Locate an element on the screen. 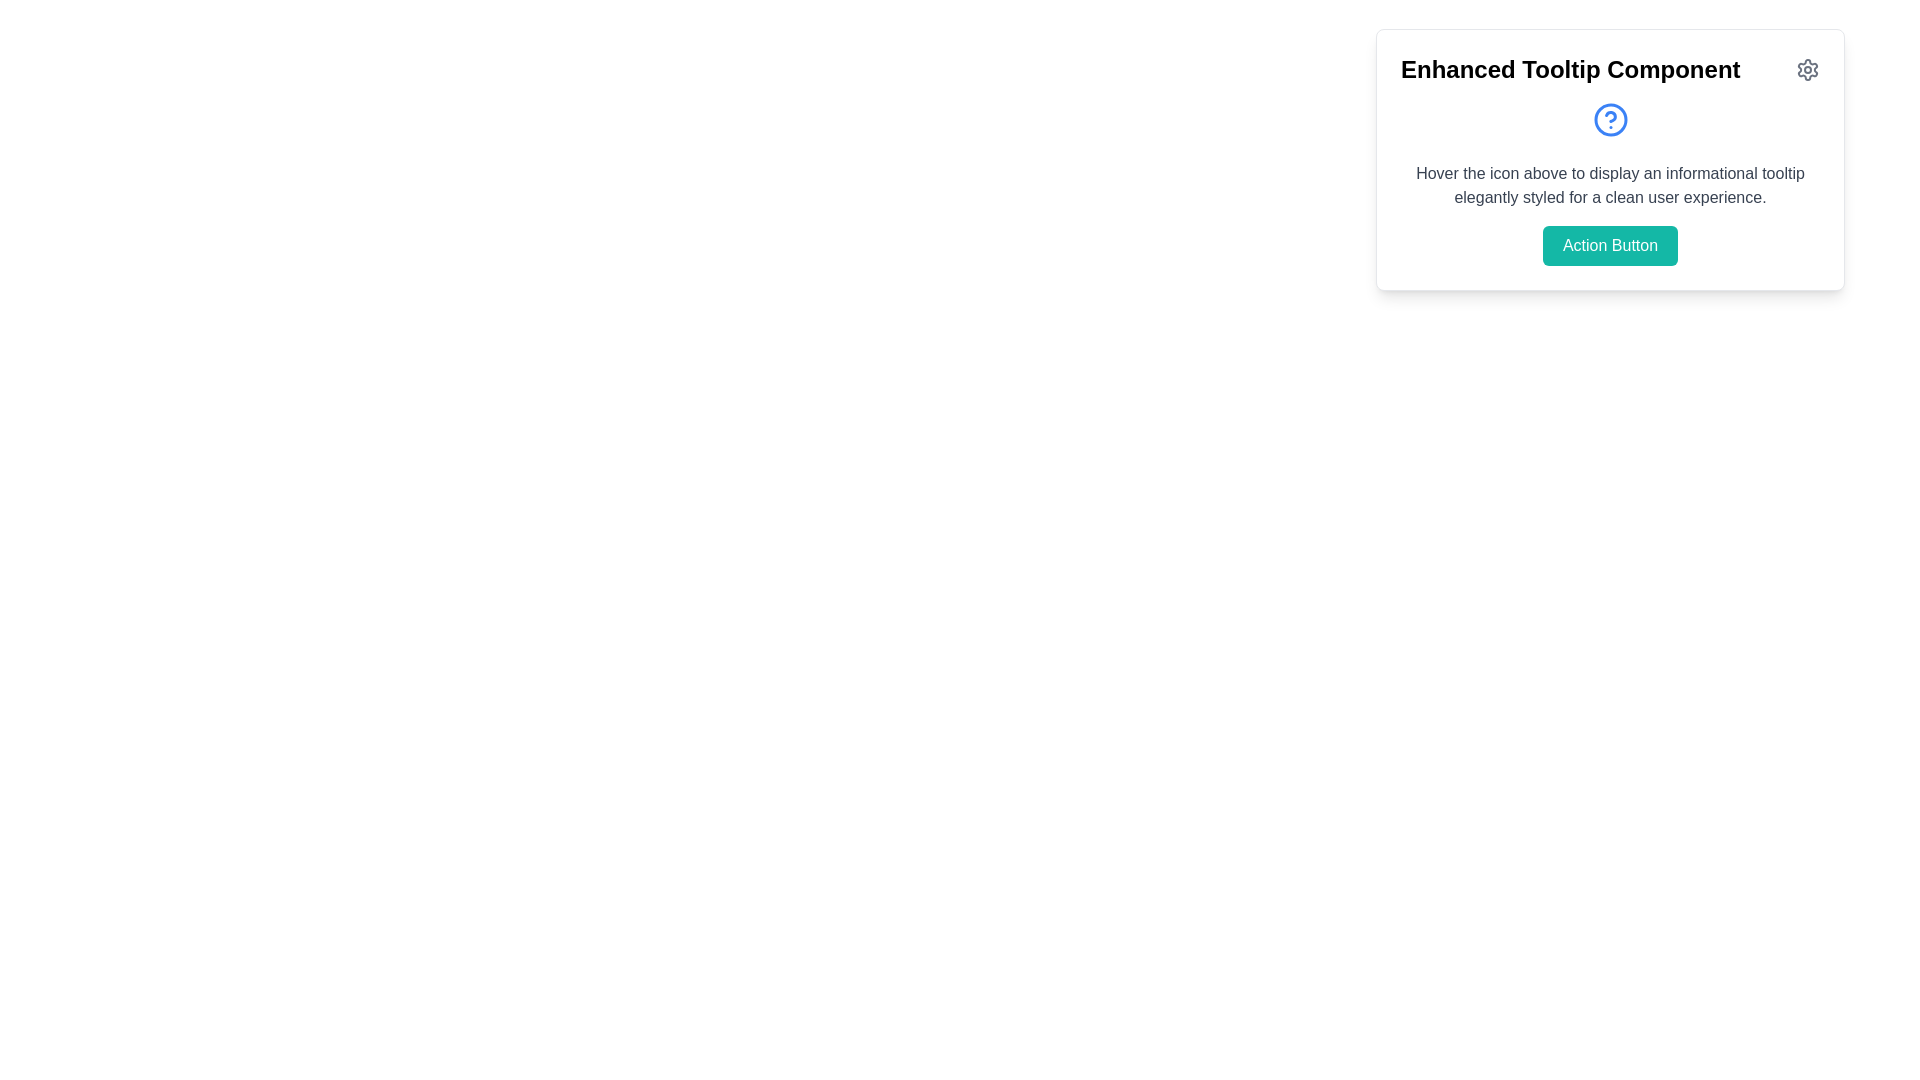 This screenshot has height=1080, width=1920. the circular blue icon with a question mark, located below the 'Enhanced Tooltip Component' heading and above the 'Action Button' is located at coordinates (1610, 119).